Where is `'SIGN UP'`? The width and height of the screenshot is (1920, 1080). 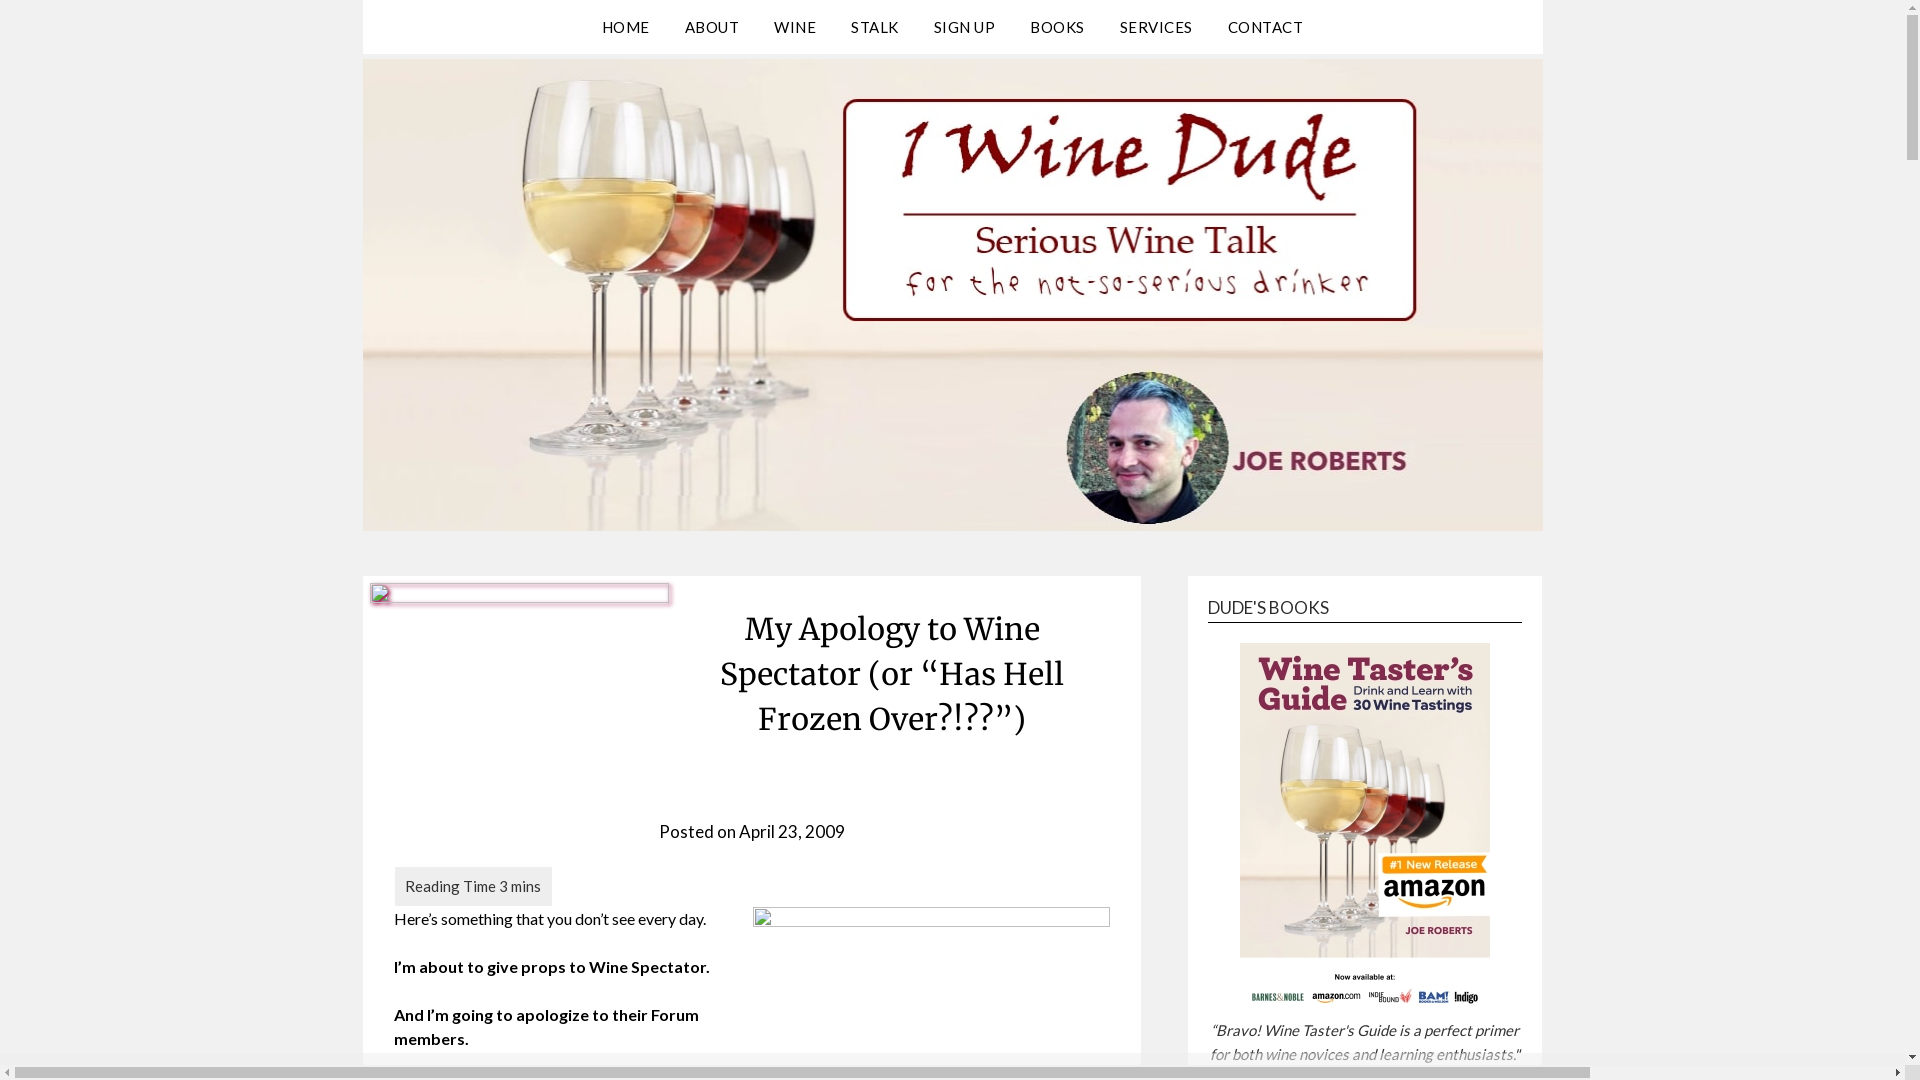 'SIGN UP' is located at coordinates (916, 27).